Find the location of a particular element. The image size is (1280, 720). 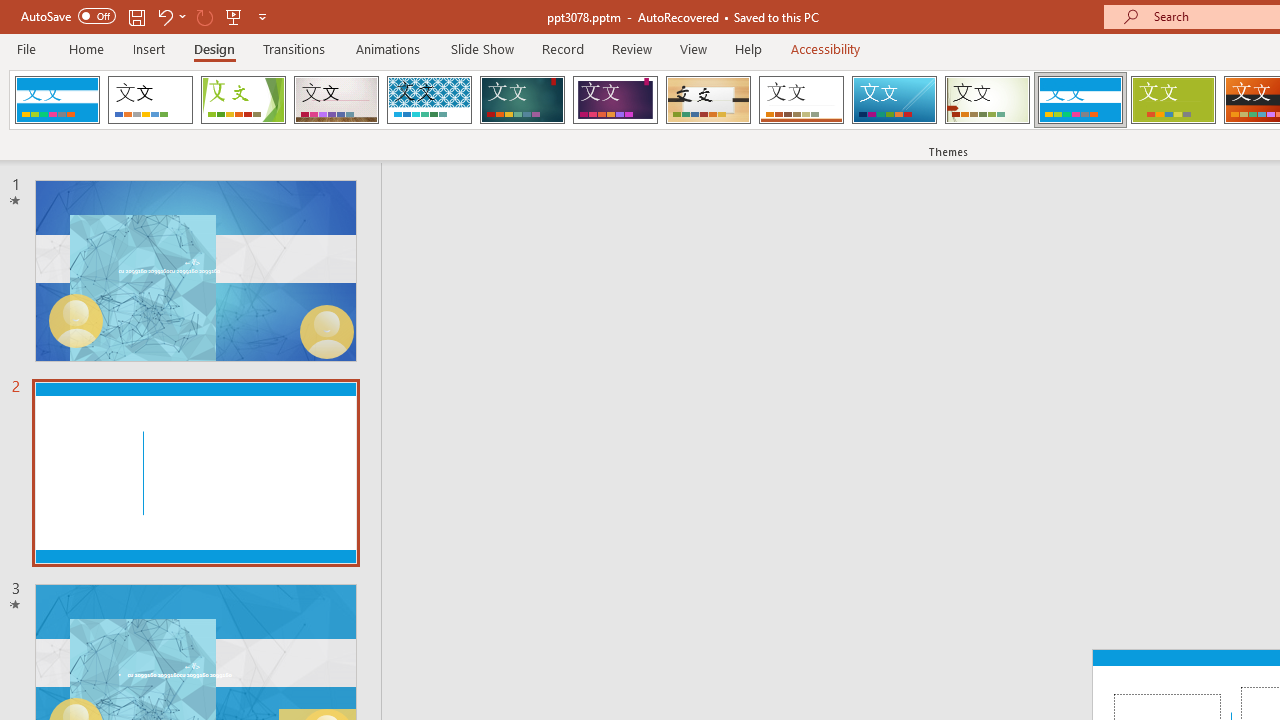

'Wisp' is located at coordinates (987, 100).